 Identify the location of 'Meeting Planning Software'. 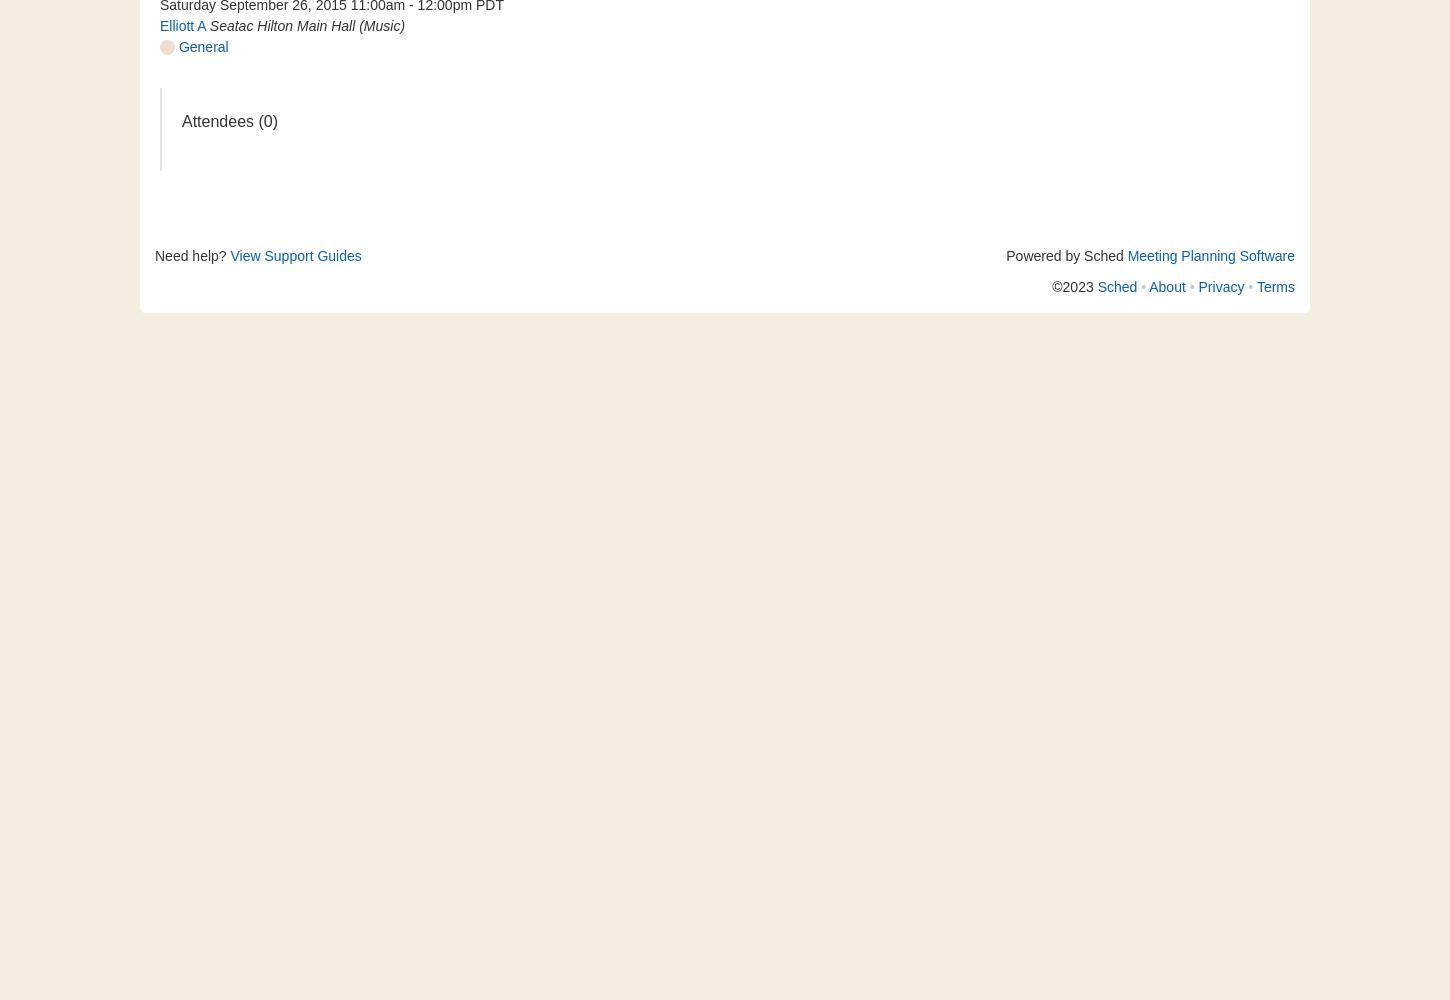
(1125, 256).